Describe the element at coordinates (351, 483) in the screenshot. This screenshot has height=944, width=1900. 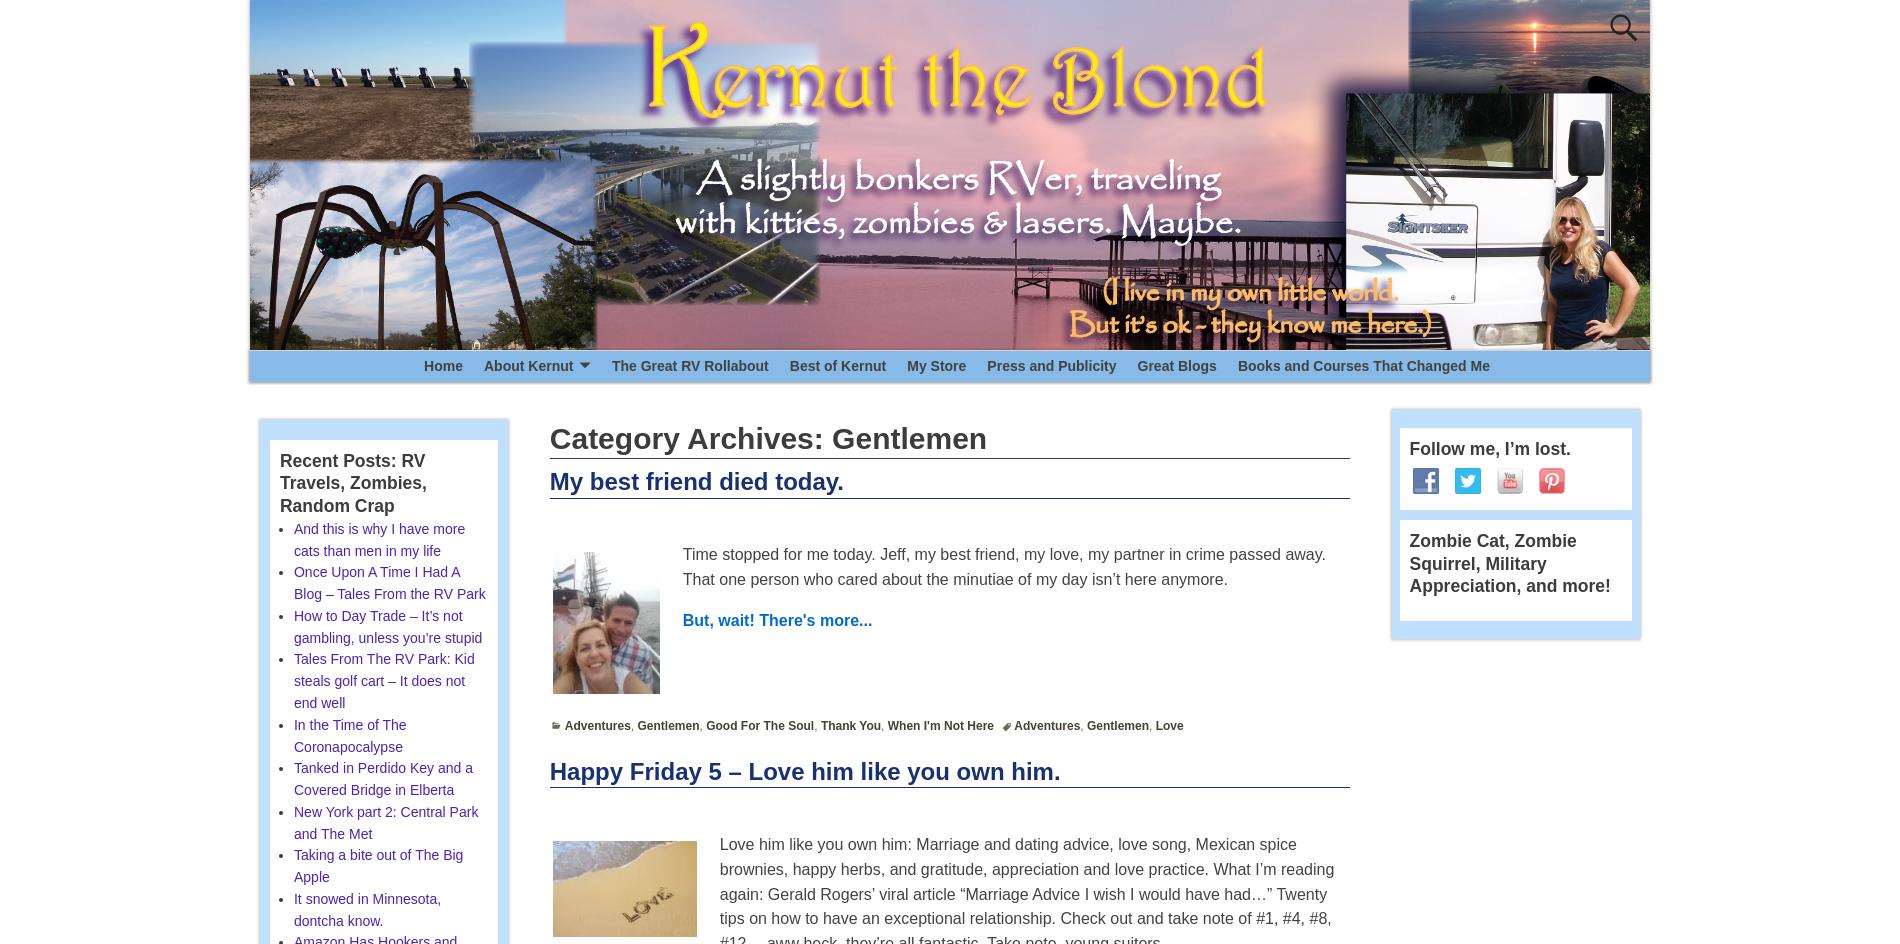
I see `'Recent Posts: RV Travels, Zombies, Random Crap'` at that location.